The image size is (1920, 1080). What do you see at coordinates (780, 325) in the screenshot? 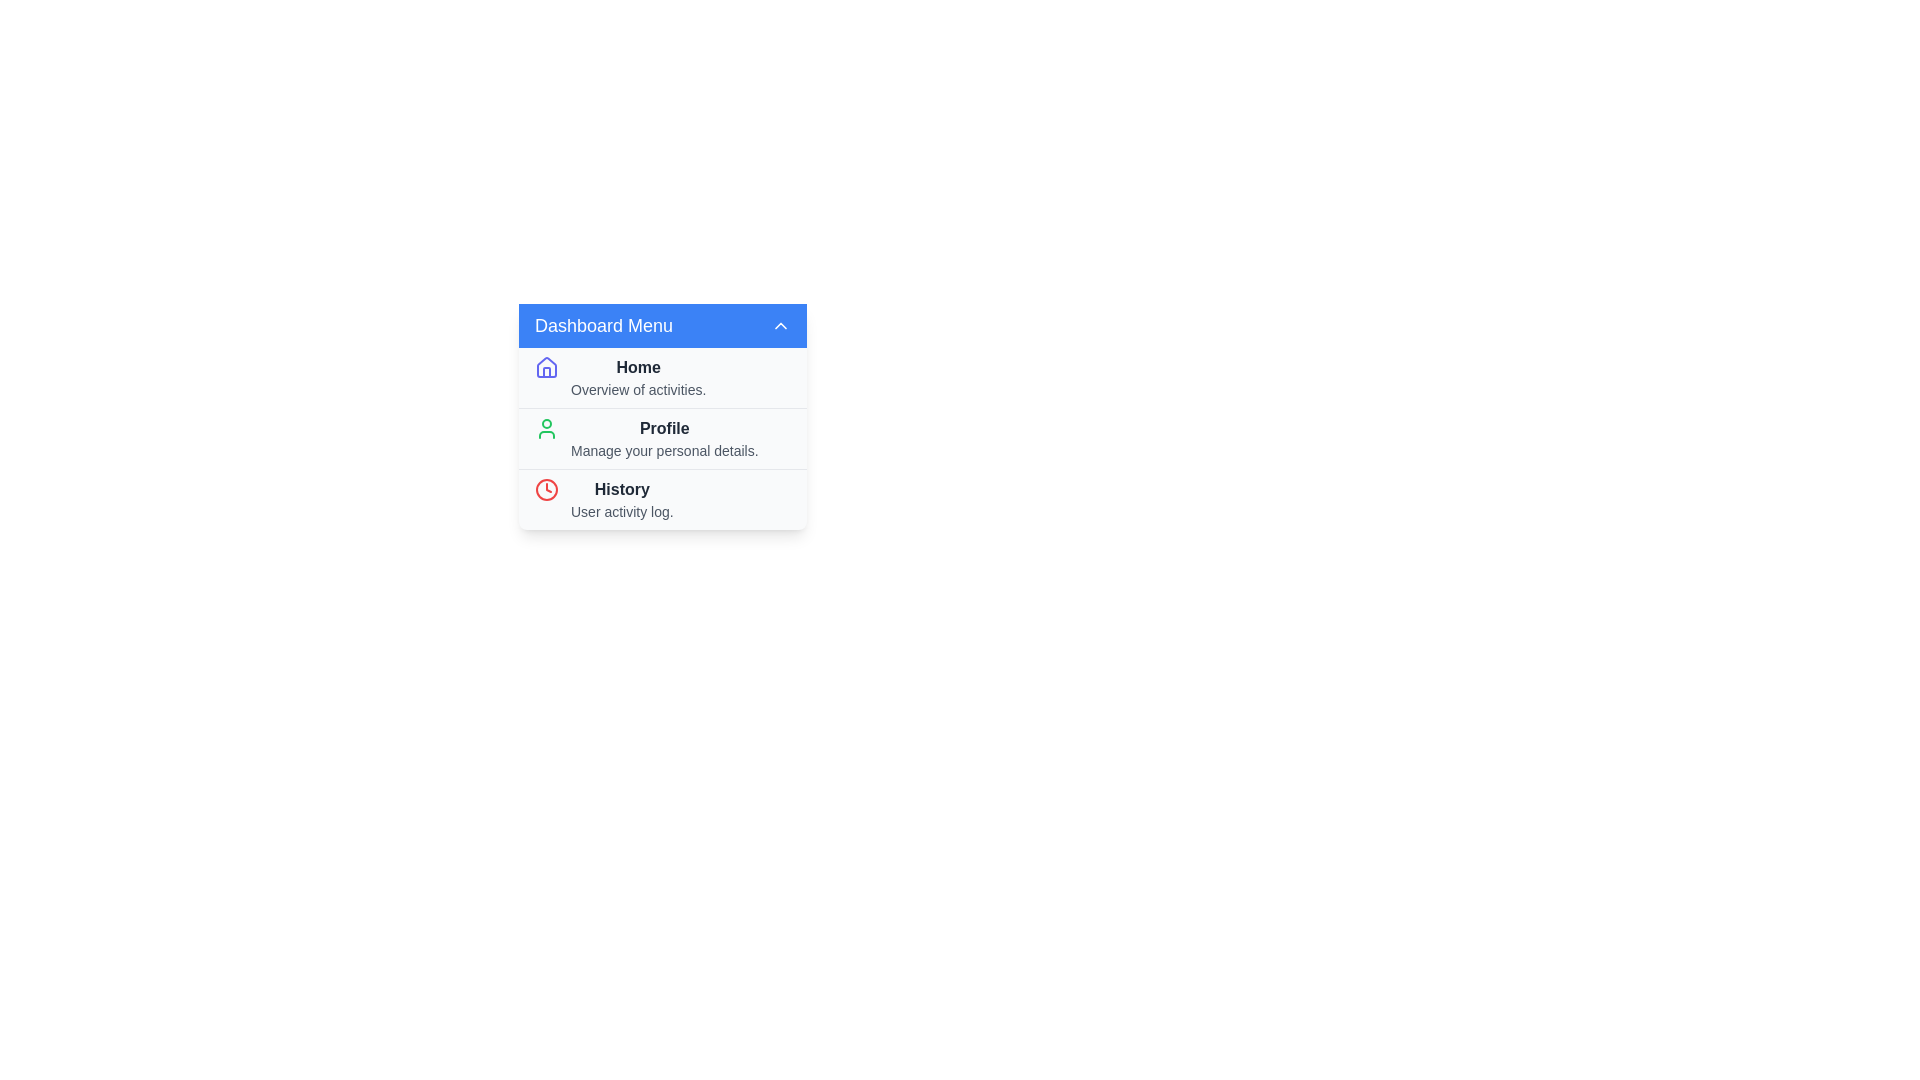
I see `the chevron-up icon located at the right edge of the 'Dashboard Menu' header` at bounding box center [780, 325].